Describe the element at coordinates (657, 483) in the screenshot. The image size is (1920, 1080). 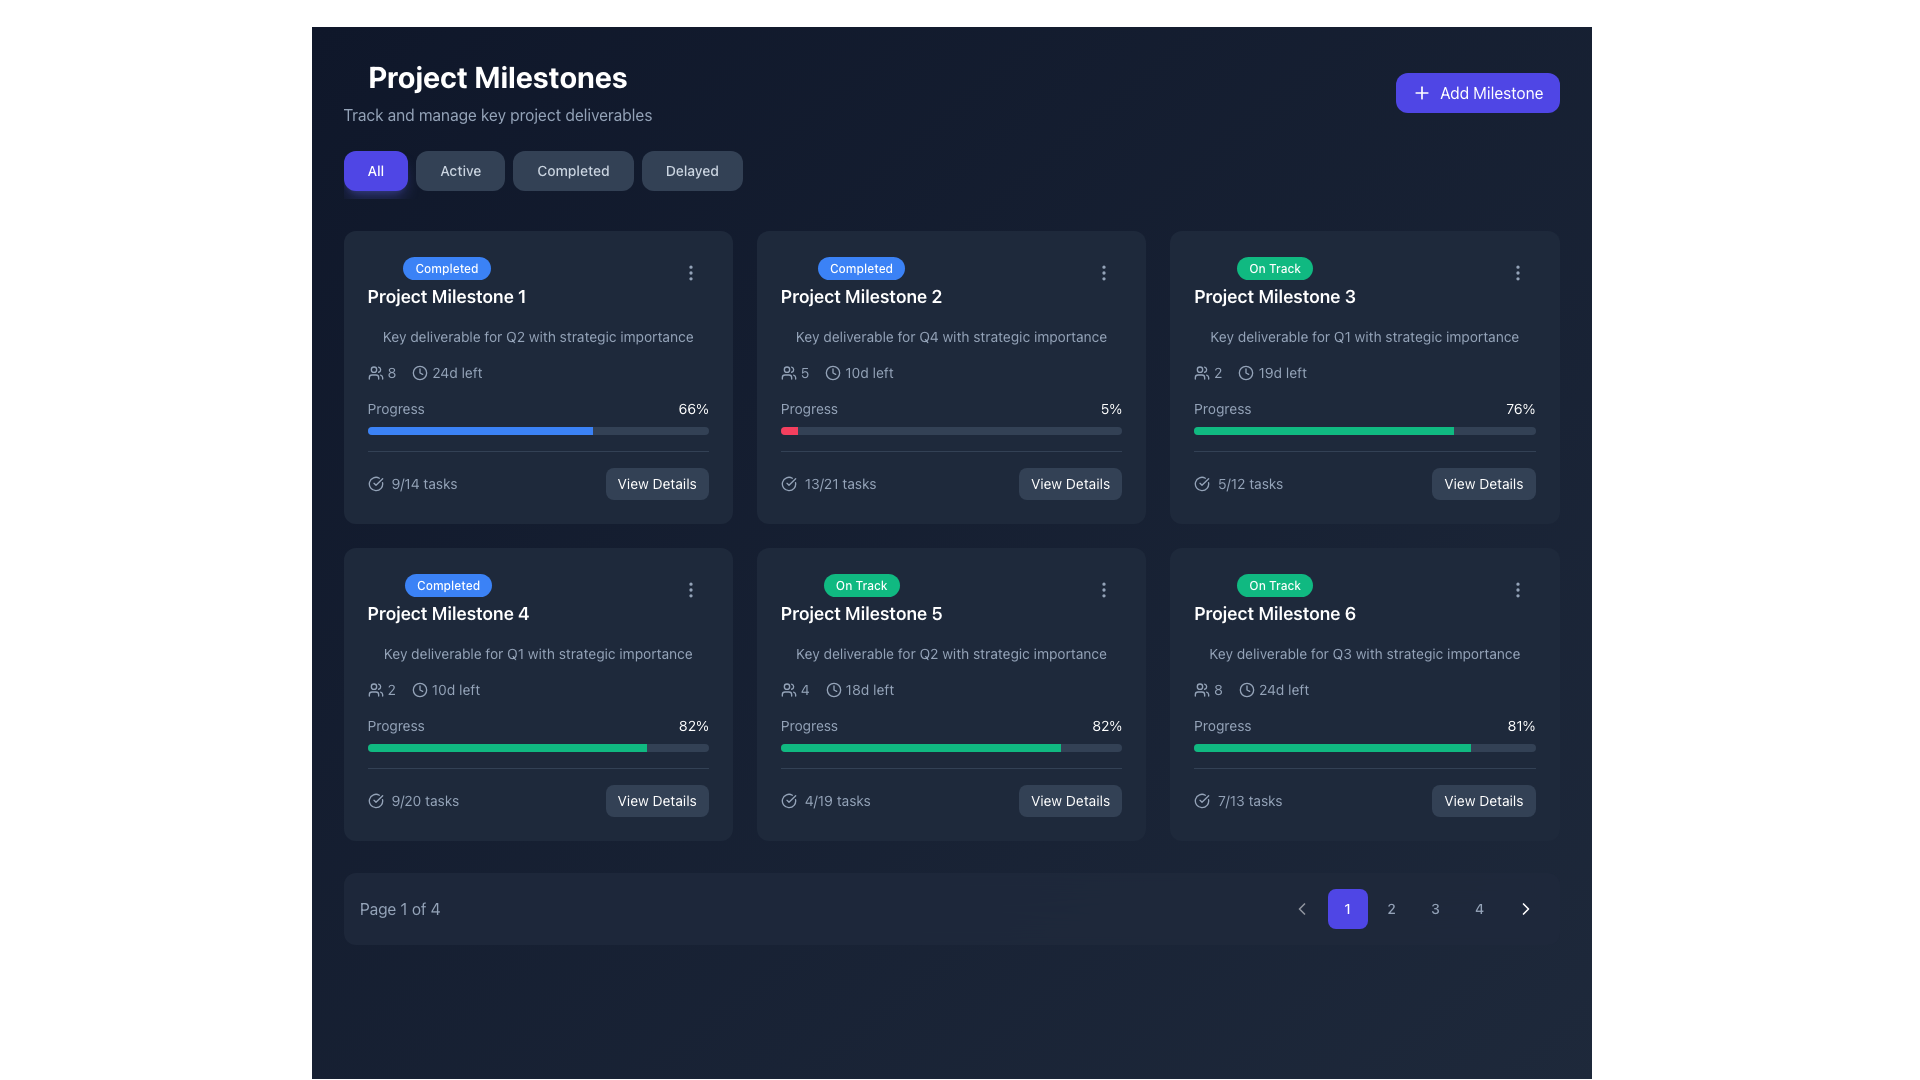
I see `the button located in the bottom section of the 'Project Milestone 1' card, beside the text '9/14 tasks', to observe hover effects` at that location.